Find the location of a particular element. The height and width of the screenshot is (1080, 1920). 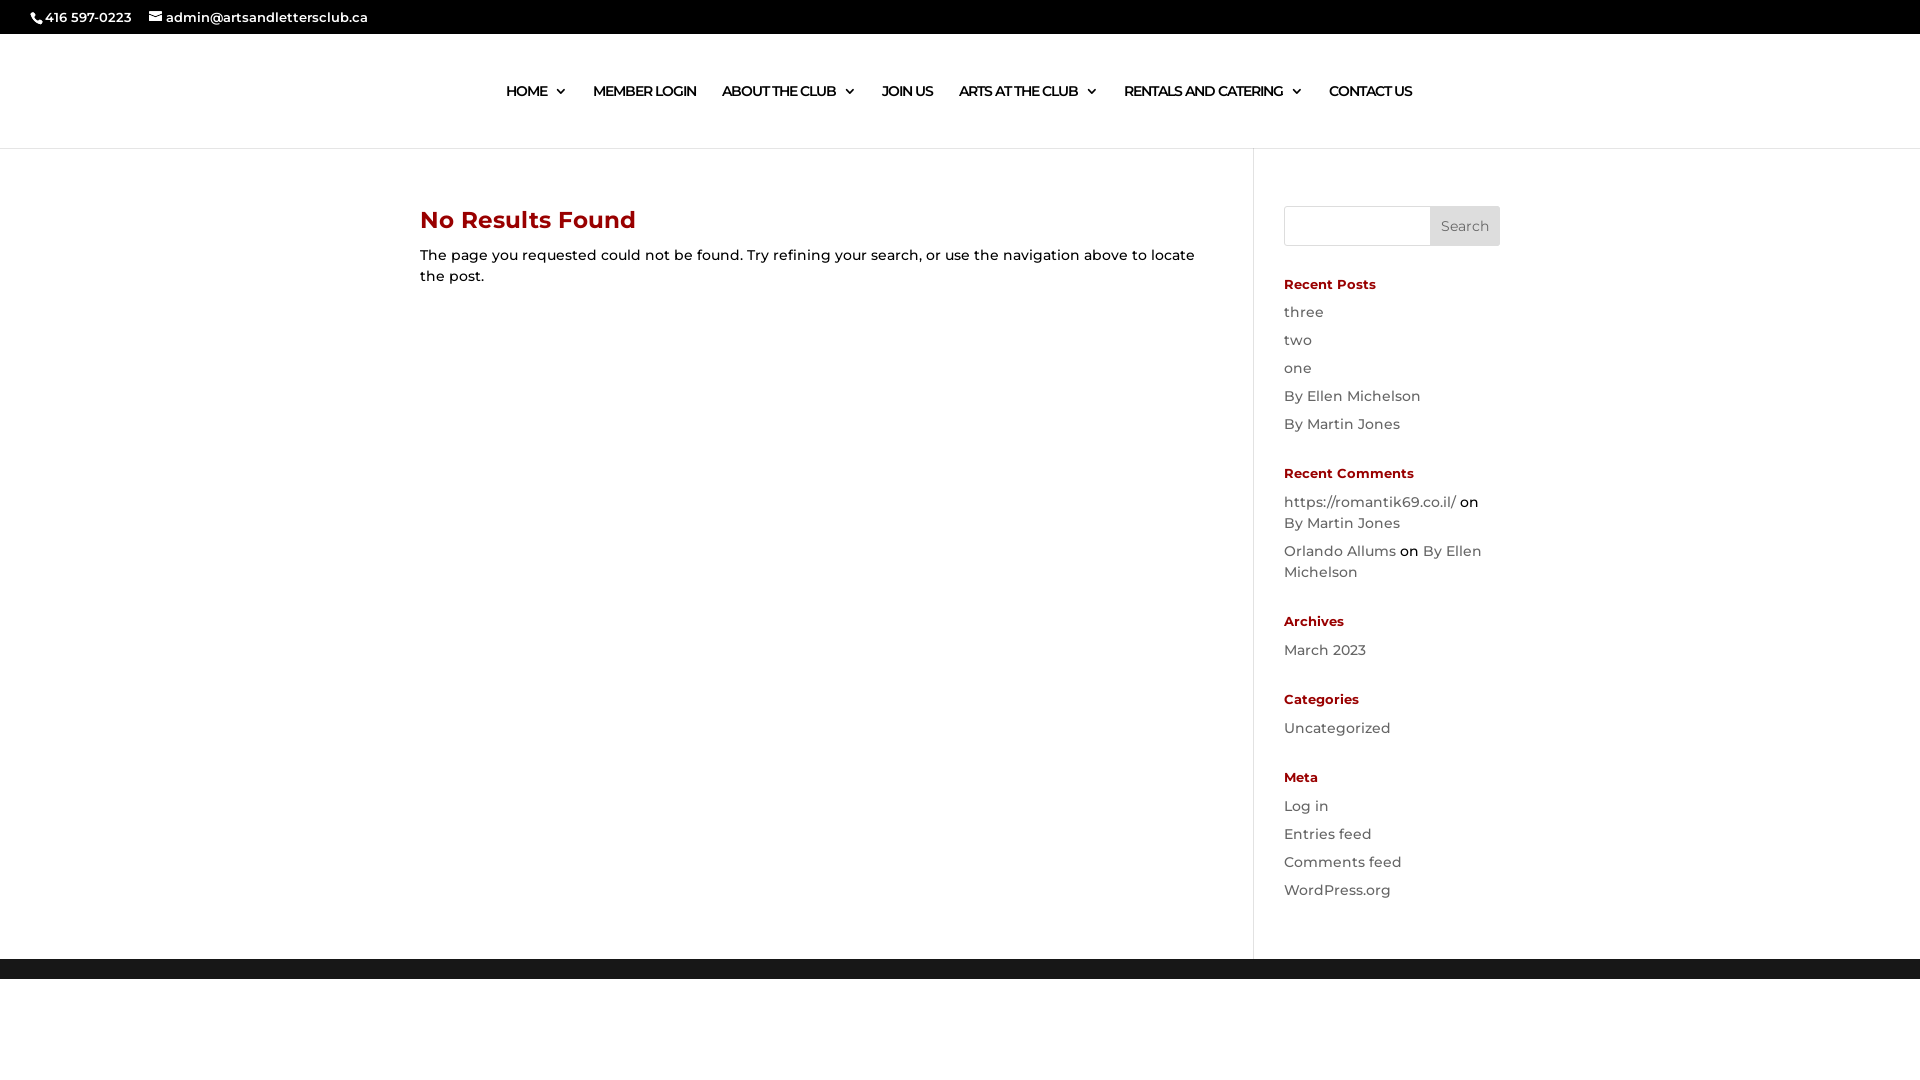

'one' is located at coordinates (1297, 367).